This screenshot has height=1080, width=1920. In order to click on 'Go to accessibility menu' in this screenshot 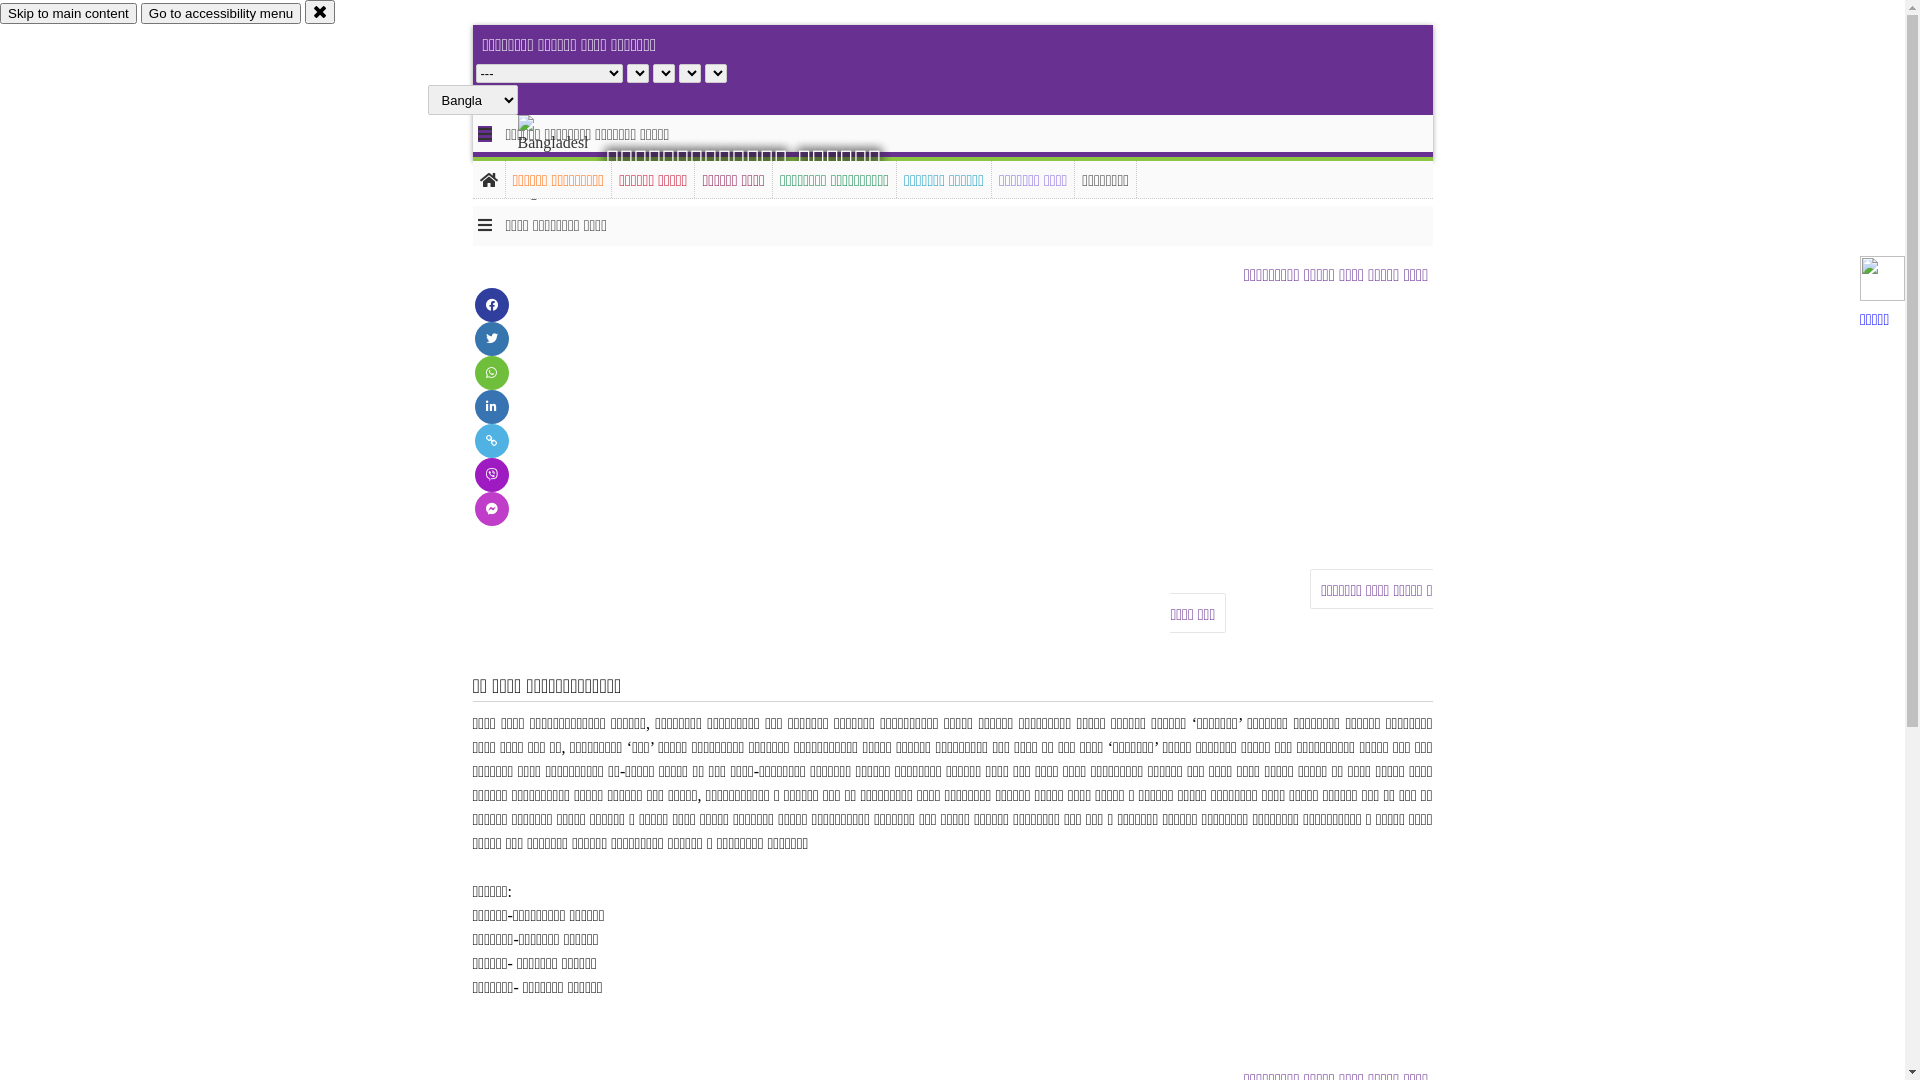, I will do `click(220, 13)`.